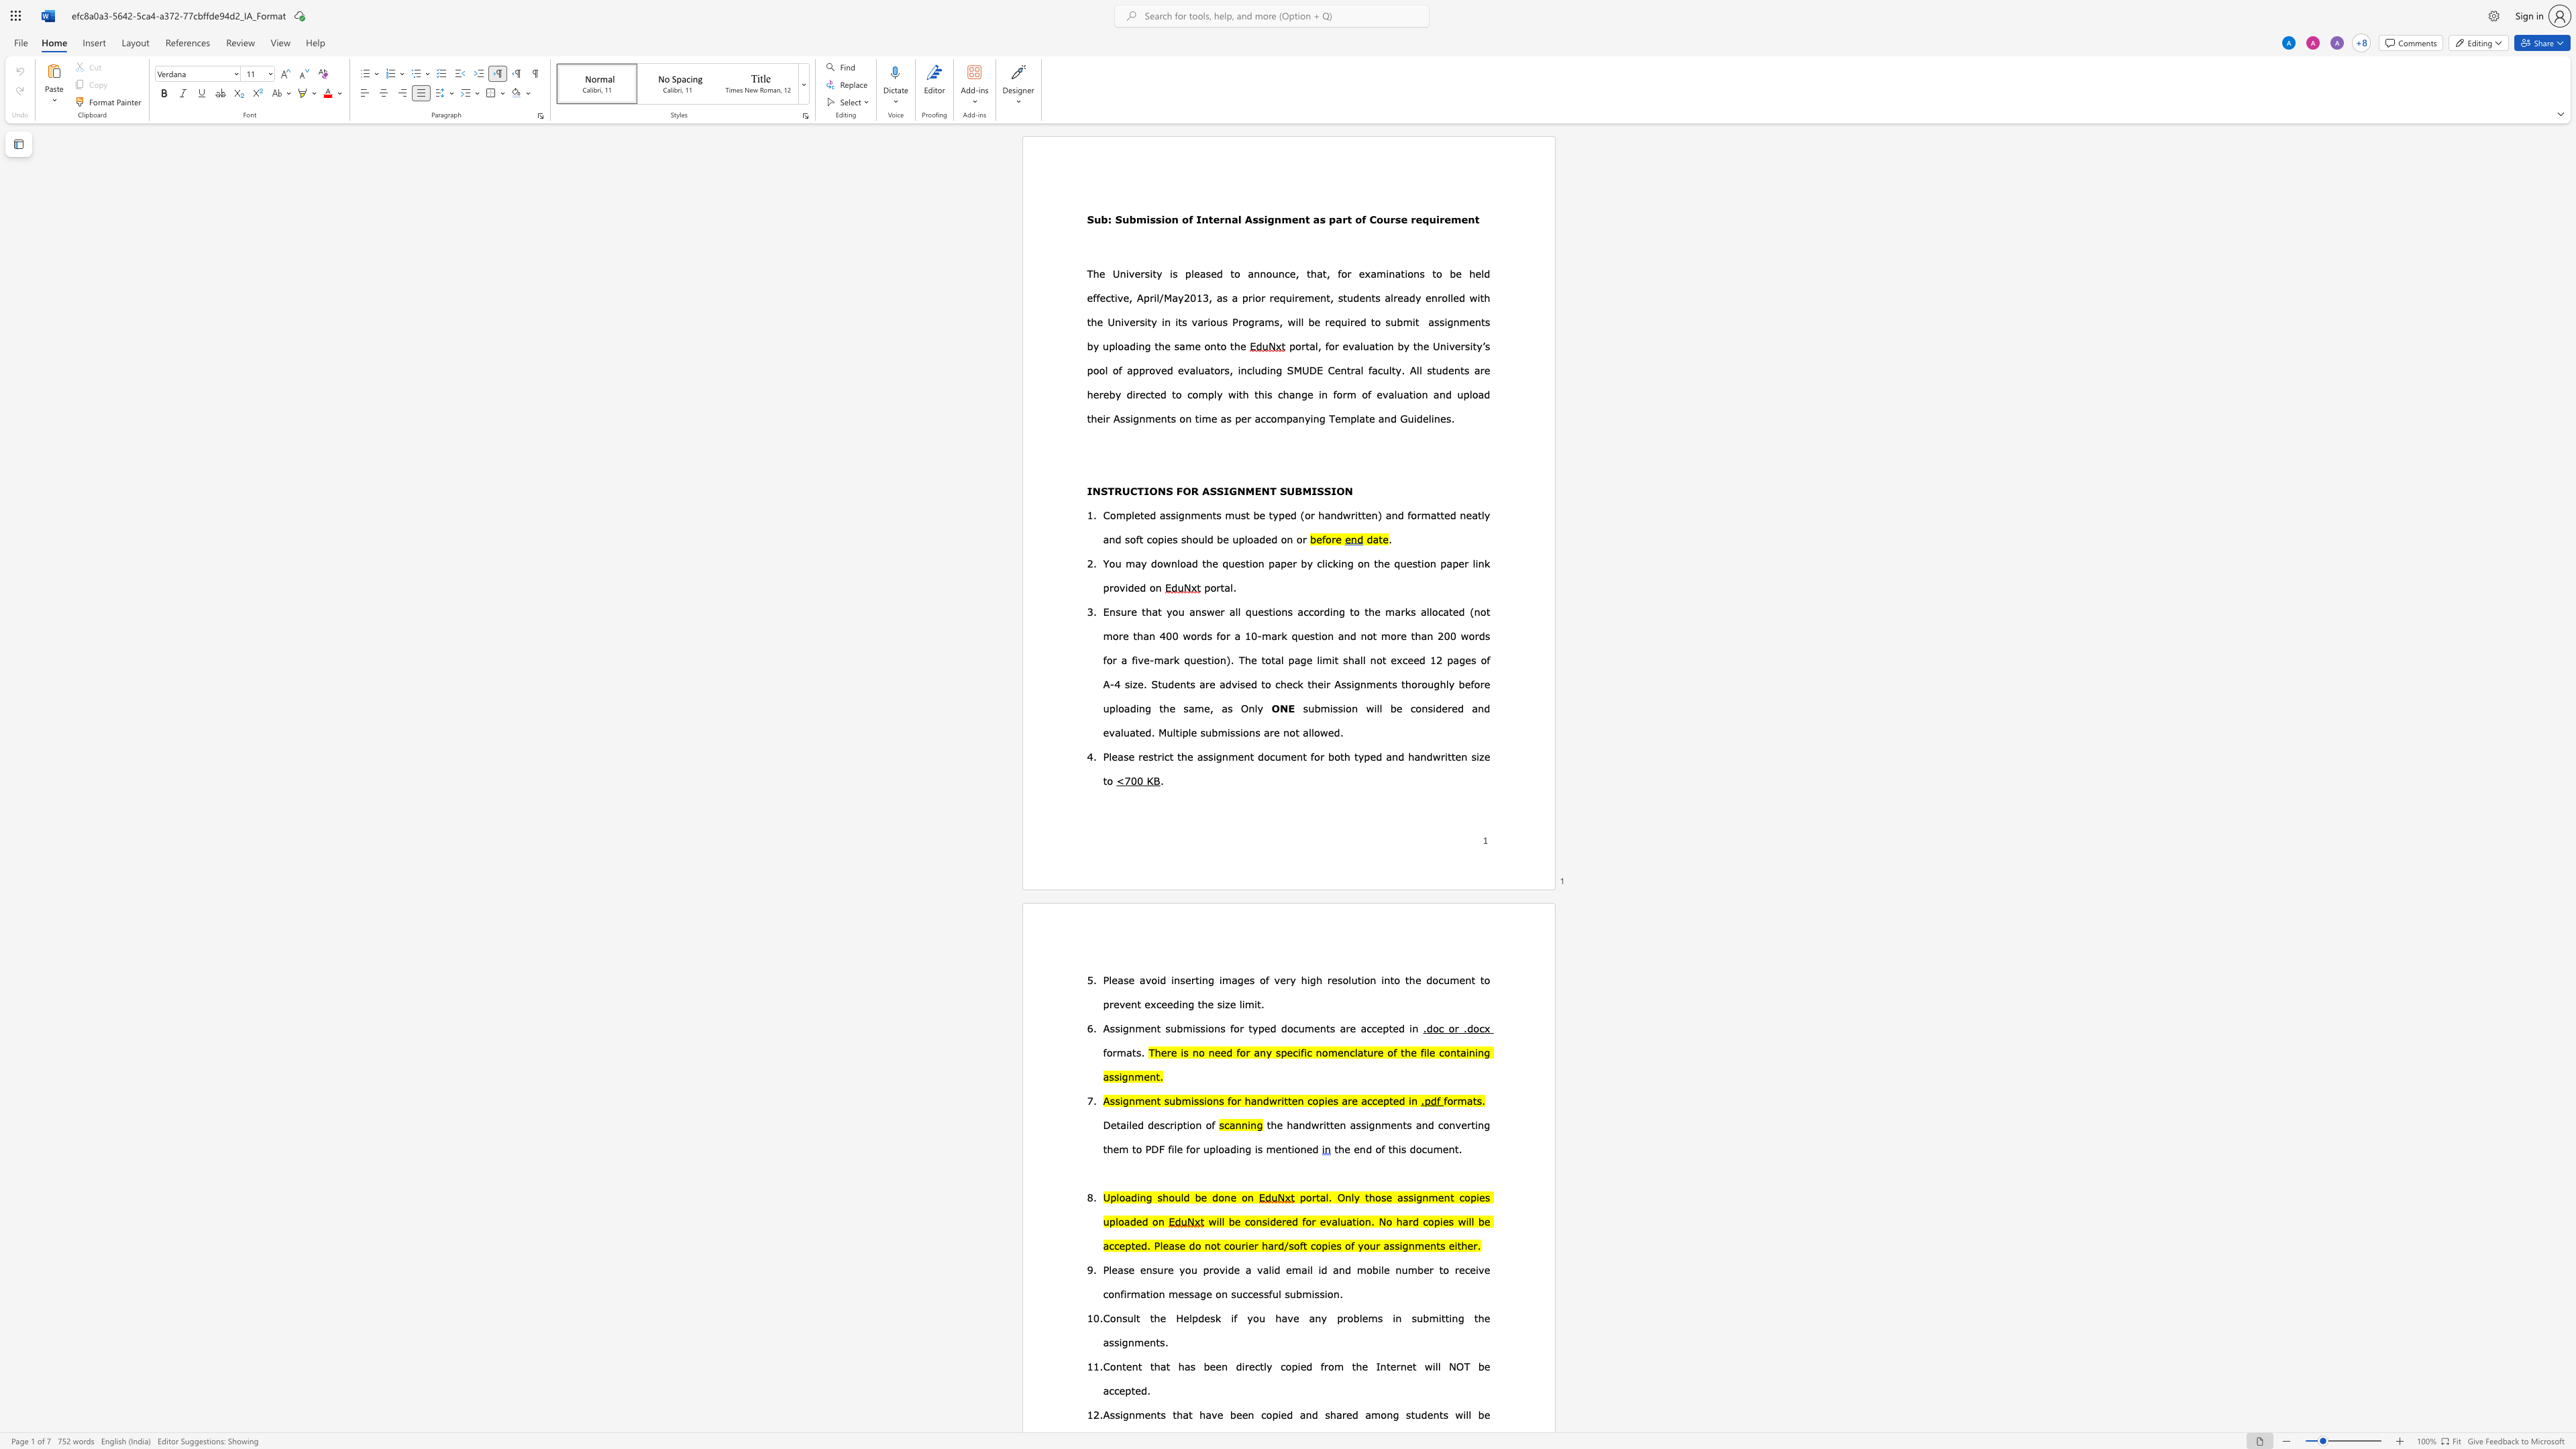 Image resolution: width=2576 pixels, height=1449 pixels. I want to click on the space between the continuous character "e" and "m" in the text, so click(1450, 219).